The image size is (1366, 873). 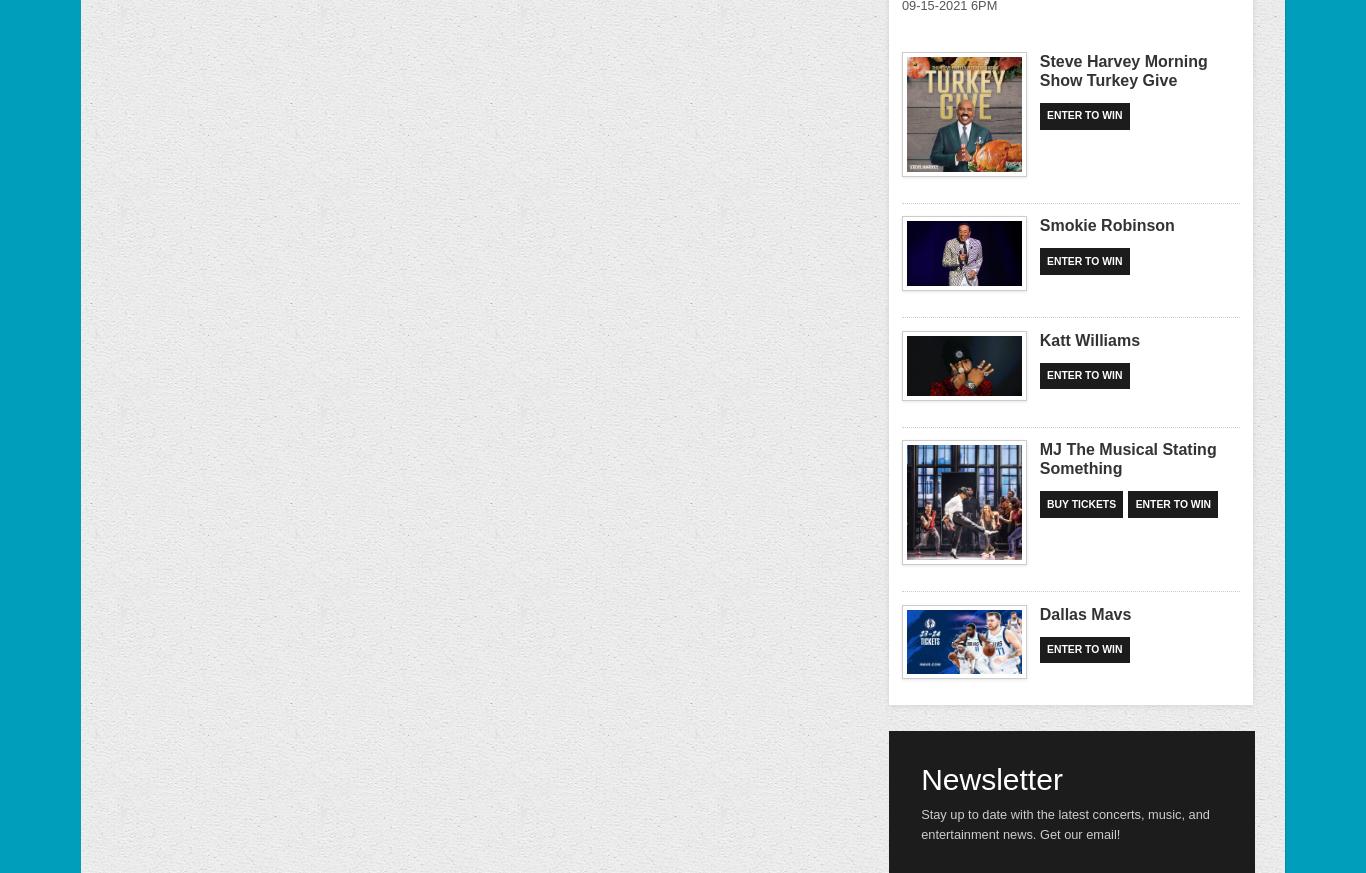 I want to click on 'Buy Tickets', so click(x=1046, y=503).